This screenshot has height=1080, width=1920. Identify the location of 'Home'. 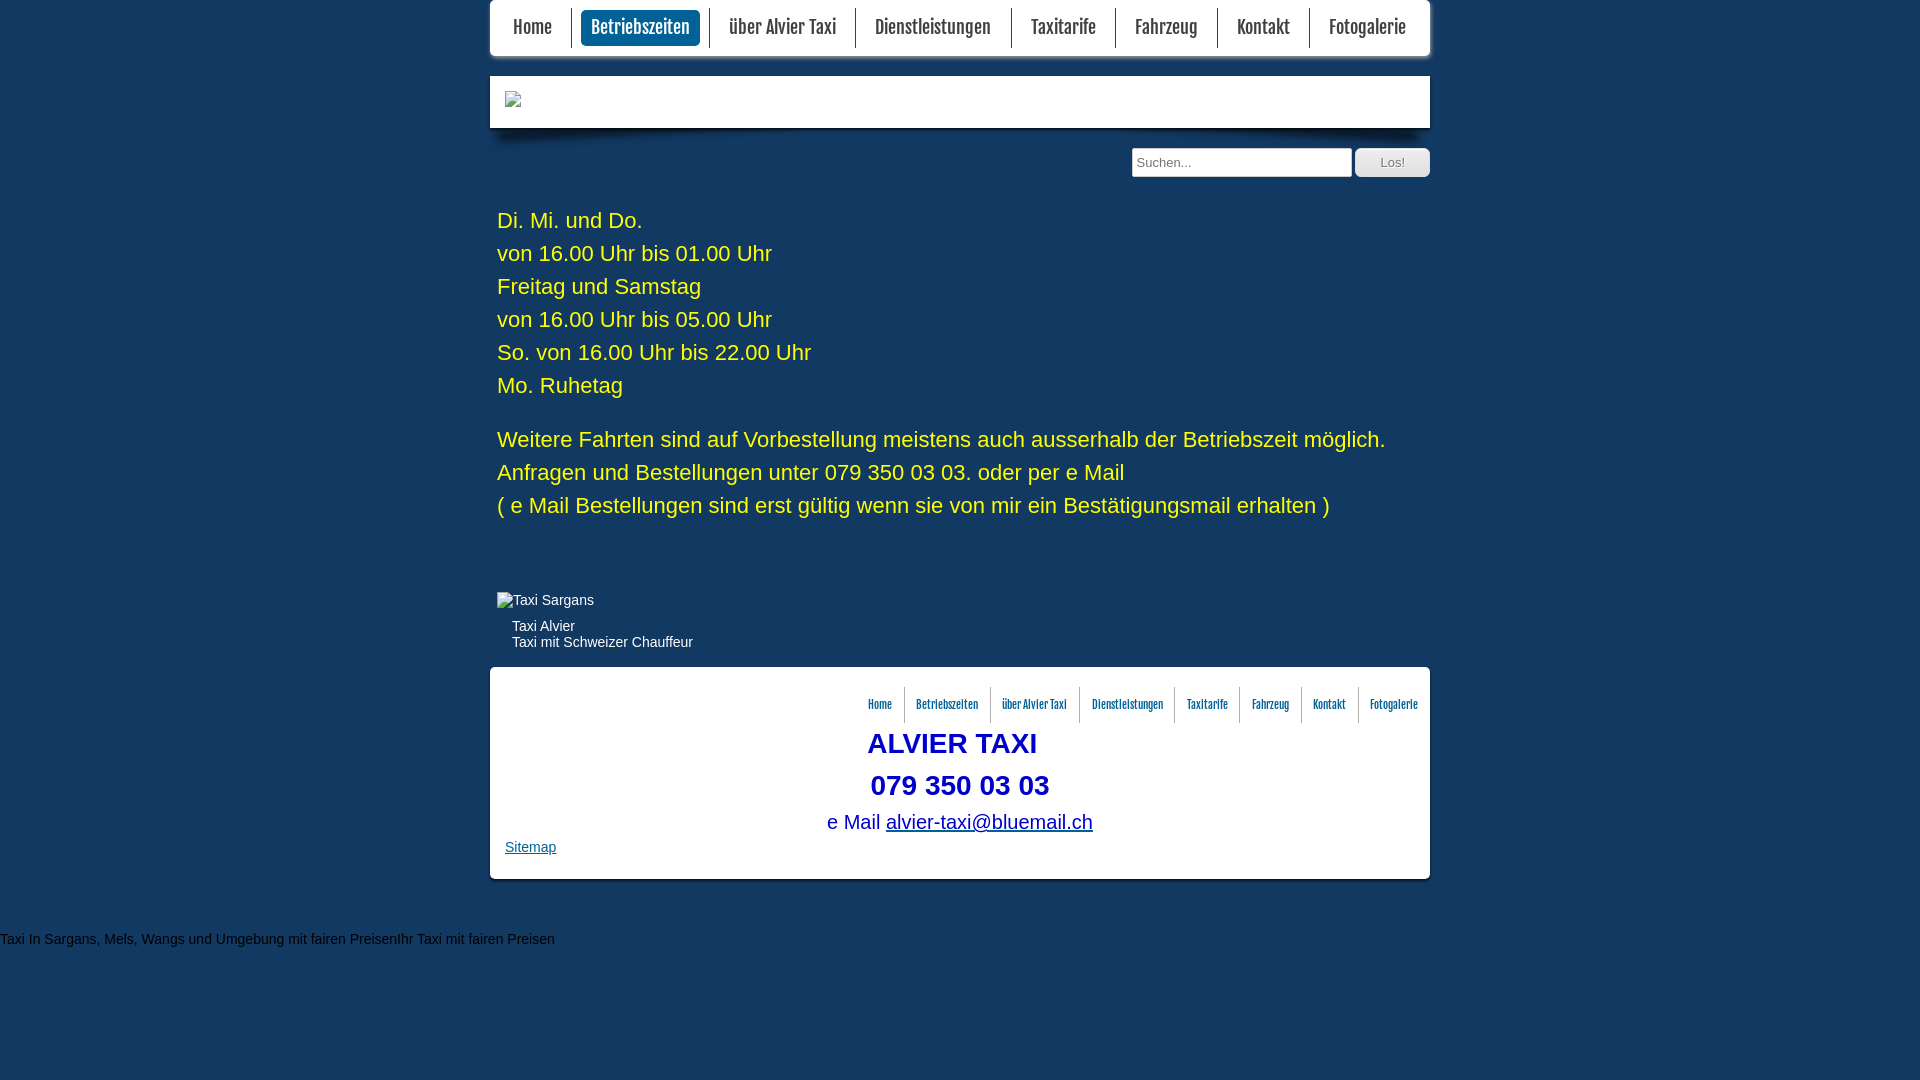
(503, 27).